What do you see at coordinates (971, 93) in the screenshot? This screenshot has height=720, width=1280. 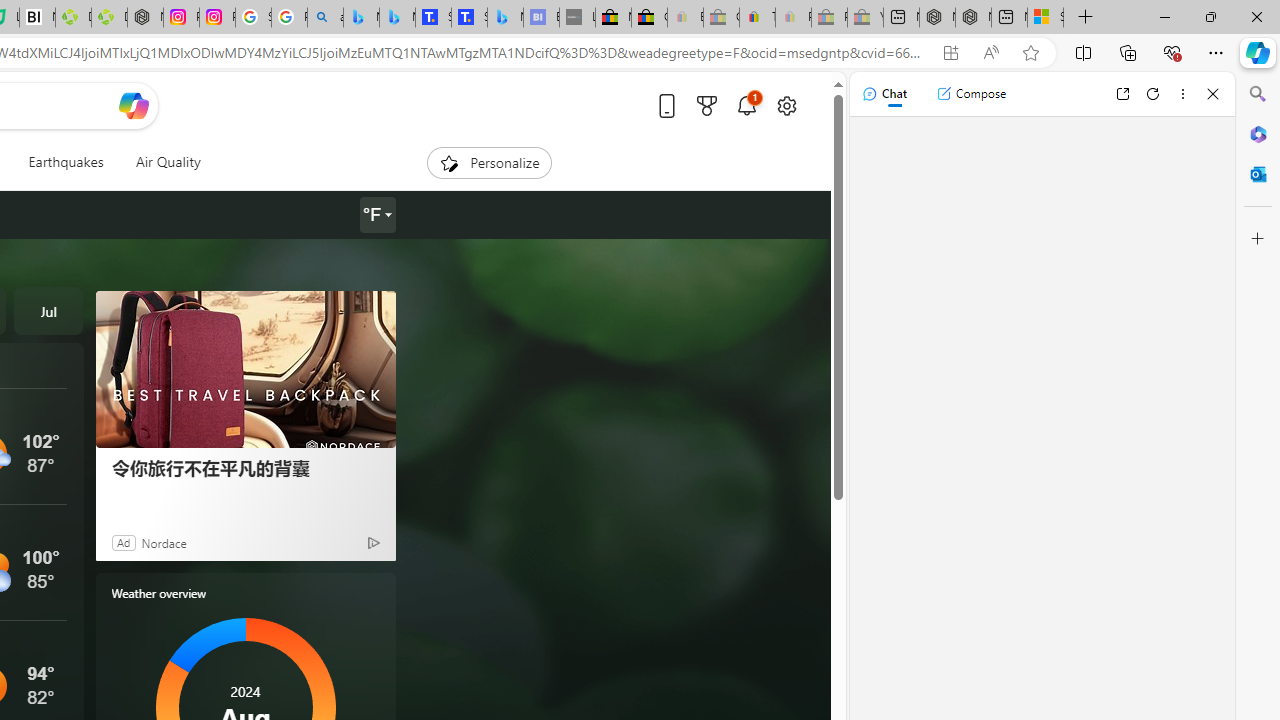 I see `'Compose'` at bounding box center [971, 93].